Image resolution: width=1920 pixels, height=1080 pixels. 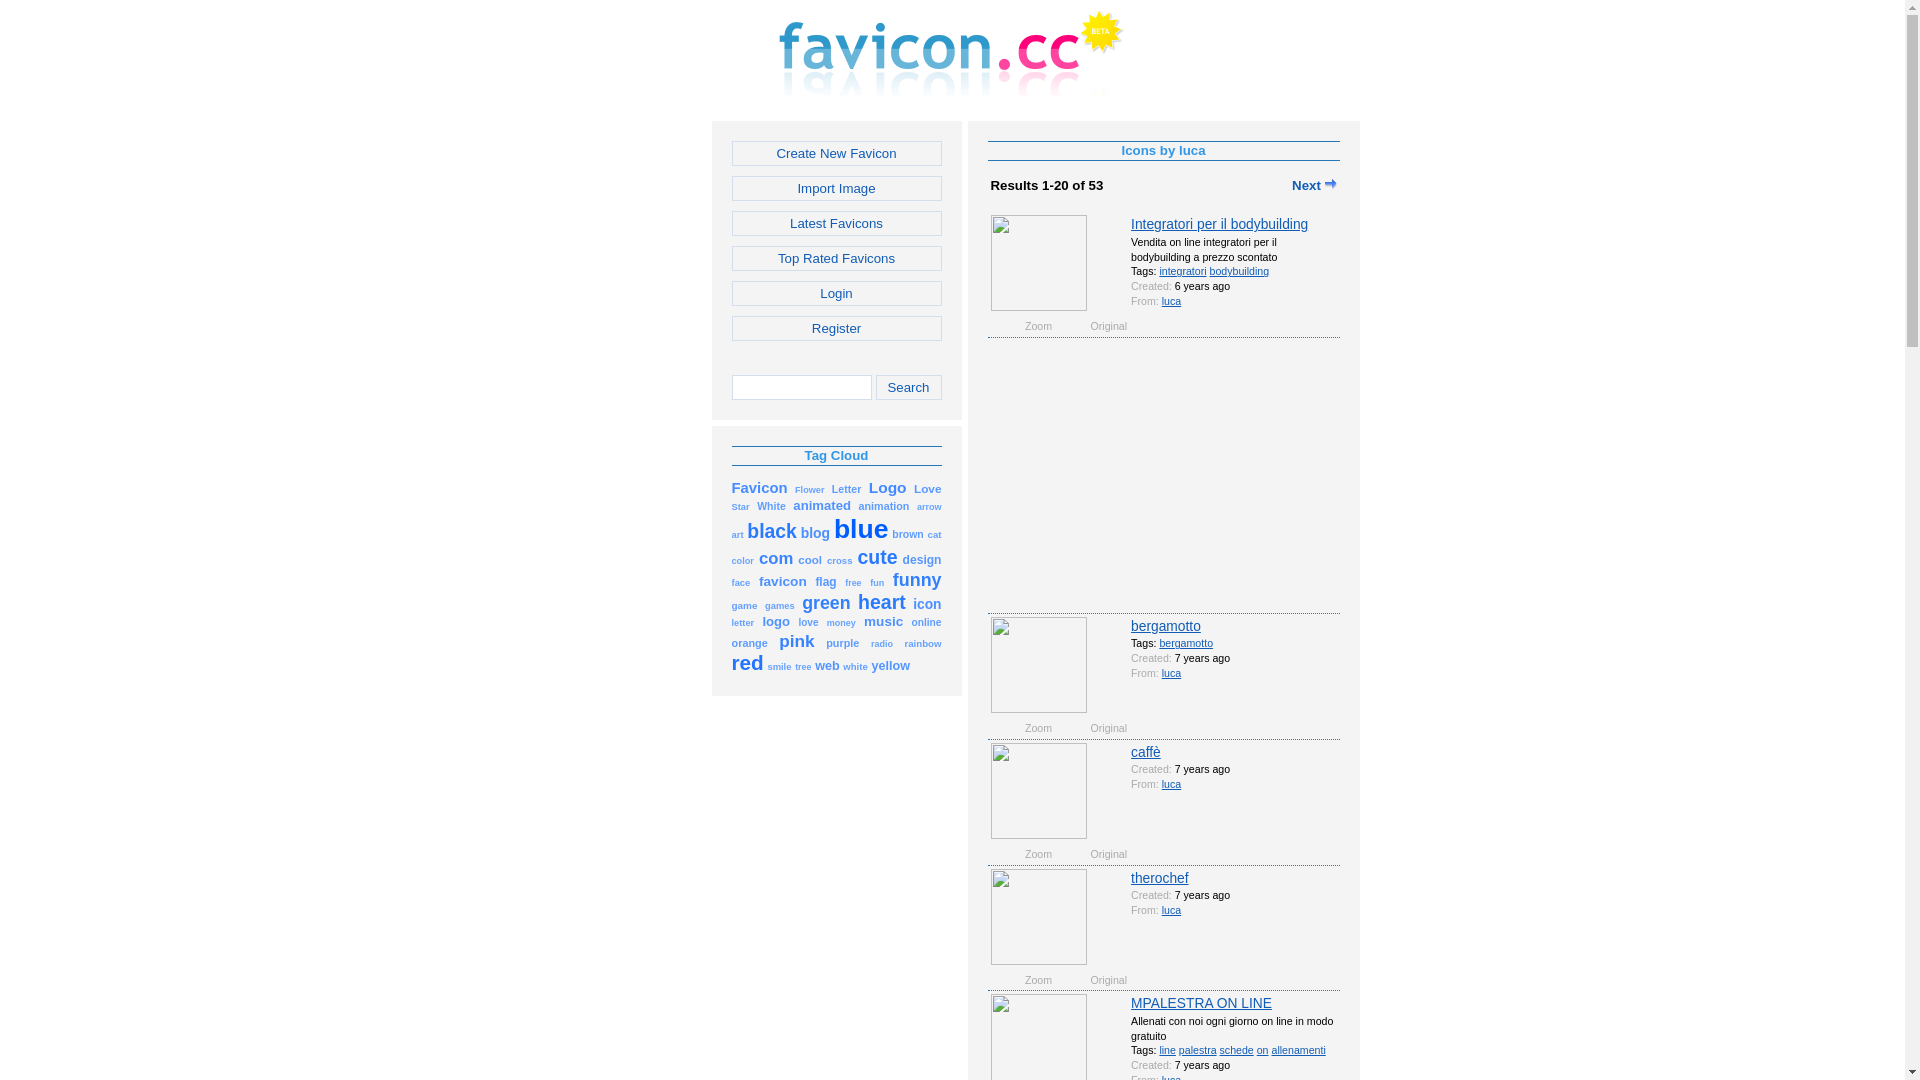 What do you see at coordinates (877, 559) in the screenshot?
I see `'cute'` at bounding box center [877, 559].